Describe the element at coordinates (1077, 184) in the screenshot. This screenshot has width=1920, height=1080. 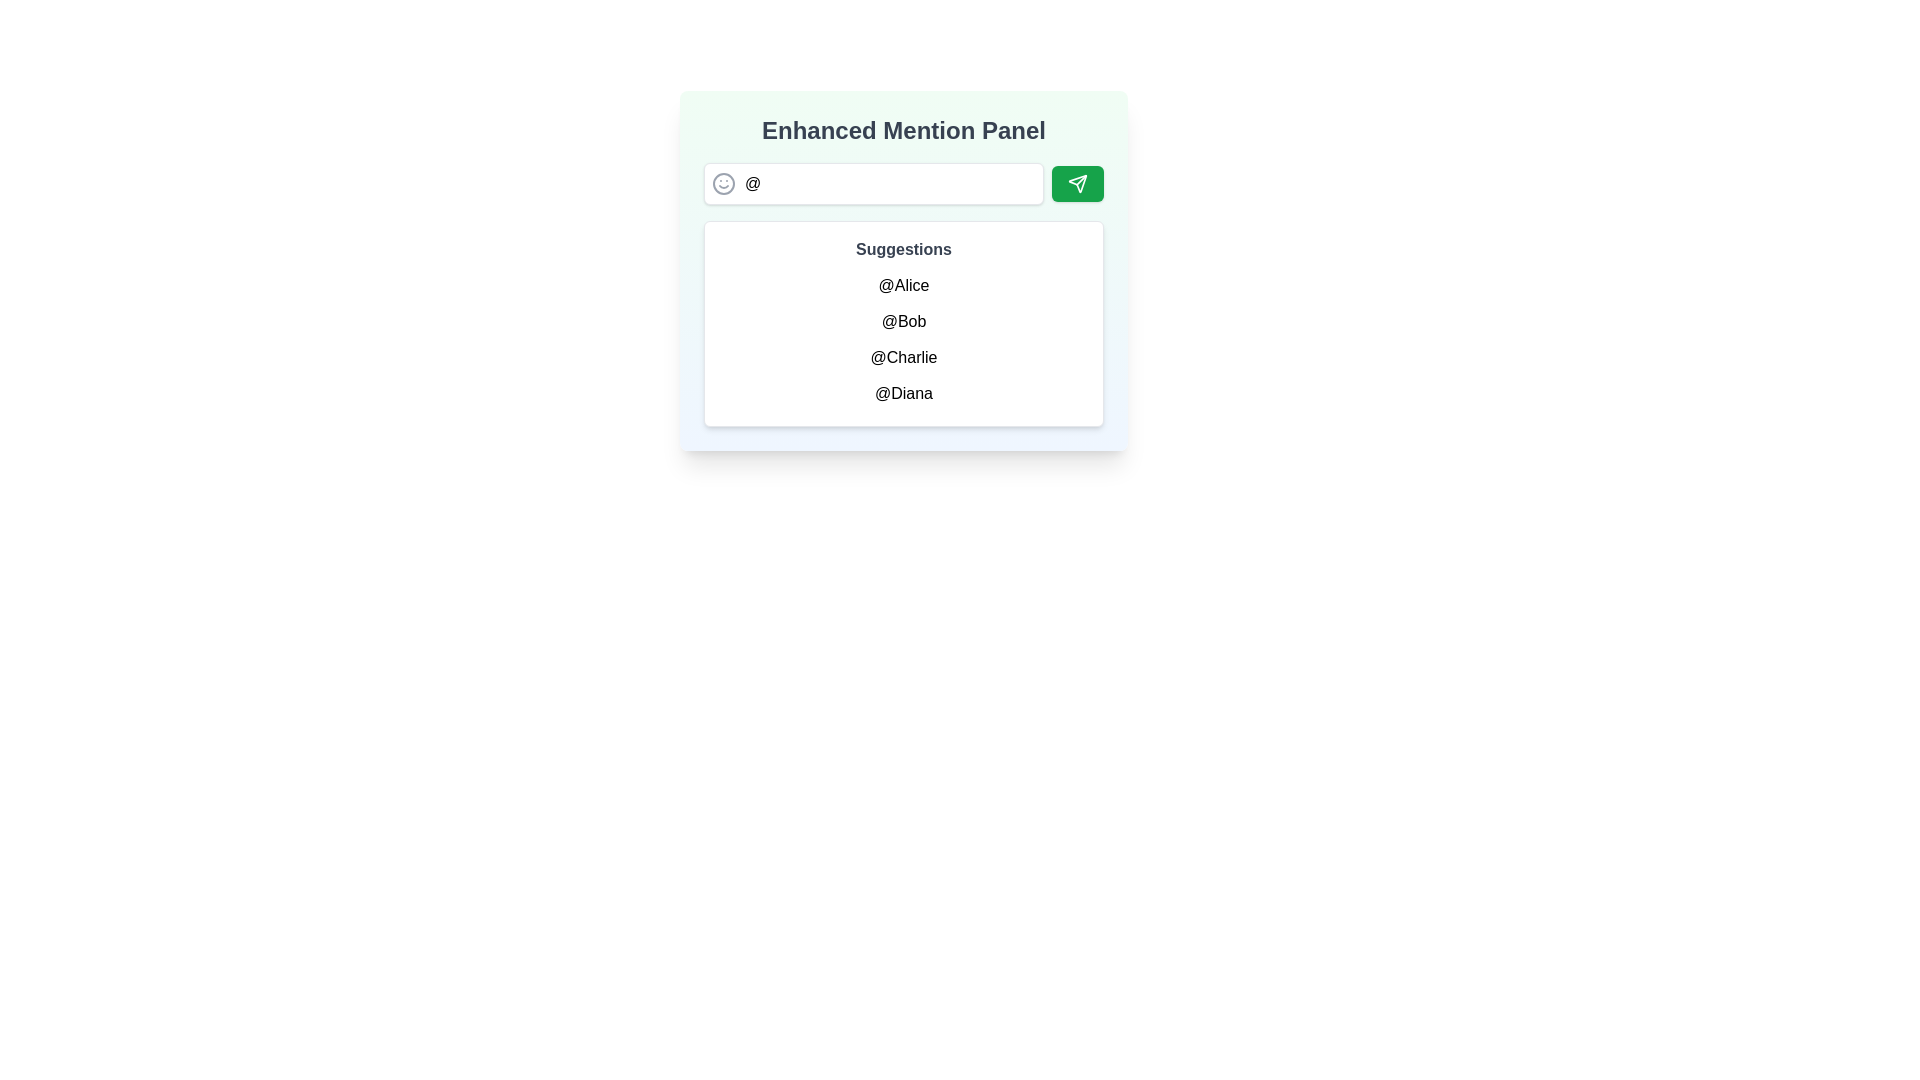
I see `the SVG Icon styled as an arrow or paper plane, which is located within a green button to the right of the input box in the Enhanced Mention Panel` at that location.